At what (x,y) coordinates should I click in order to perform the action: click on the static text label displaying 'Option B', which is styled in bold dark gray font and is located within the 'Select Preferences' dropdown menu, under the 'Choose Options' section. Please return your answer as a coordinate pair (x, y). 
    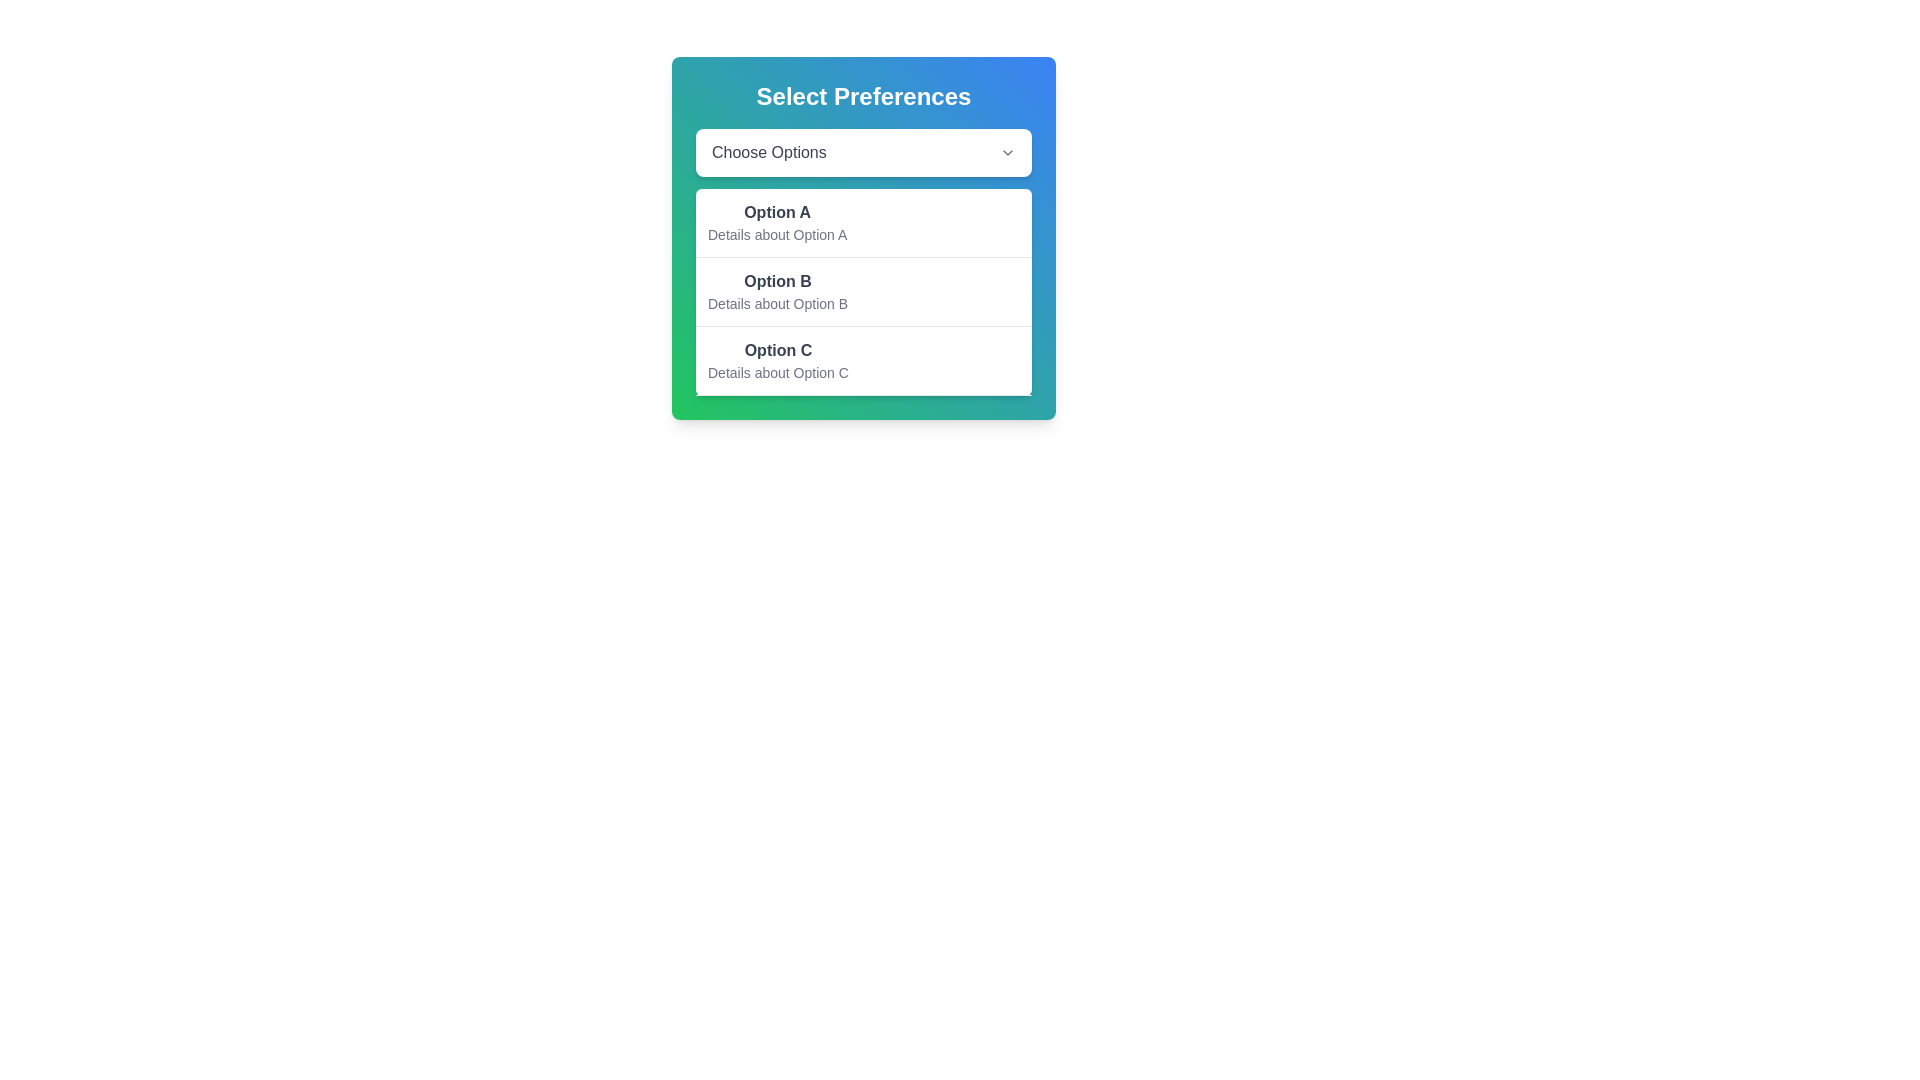
    Looking at the image, I should click on (776, 281).